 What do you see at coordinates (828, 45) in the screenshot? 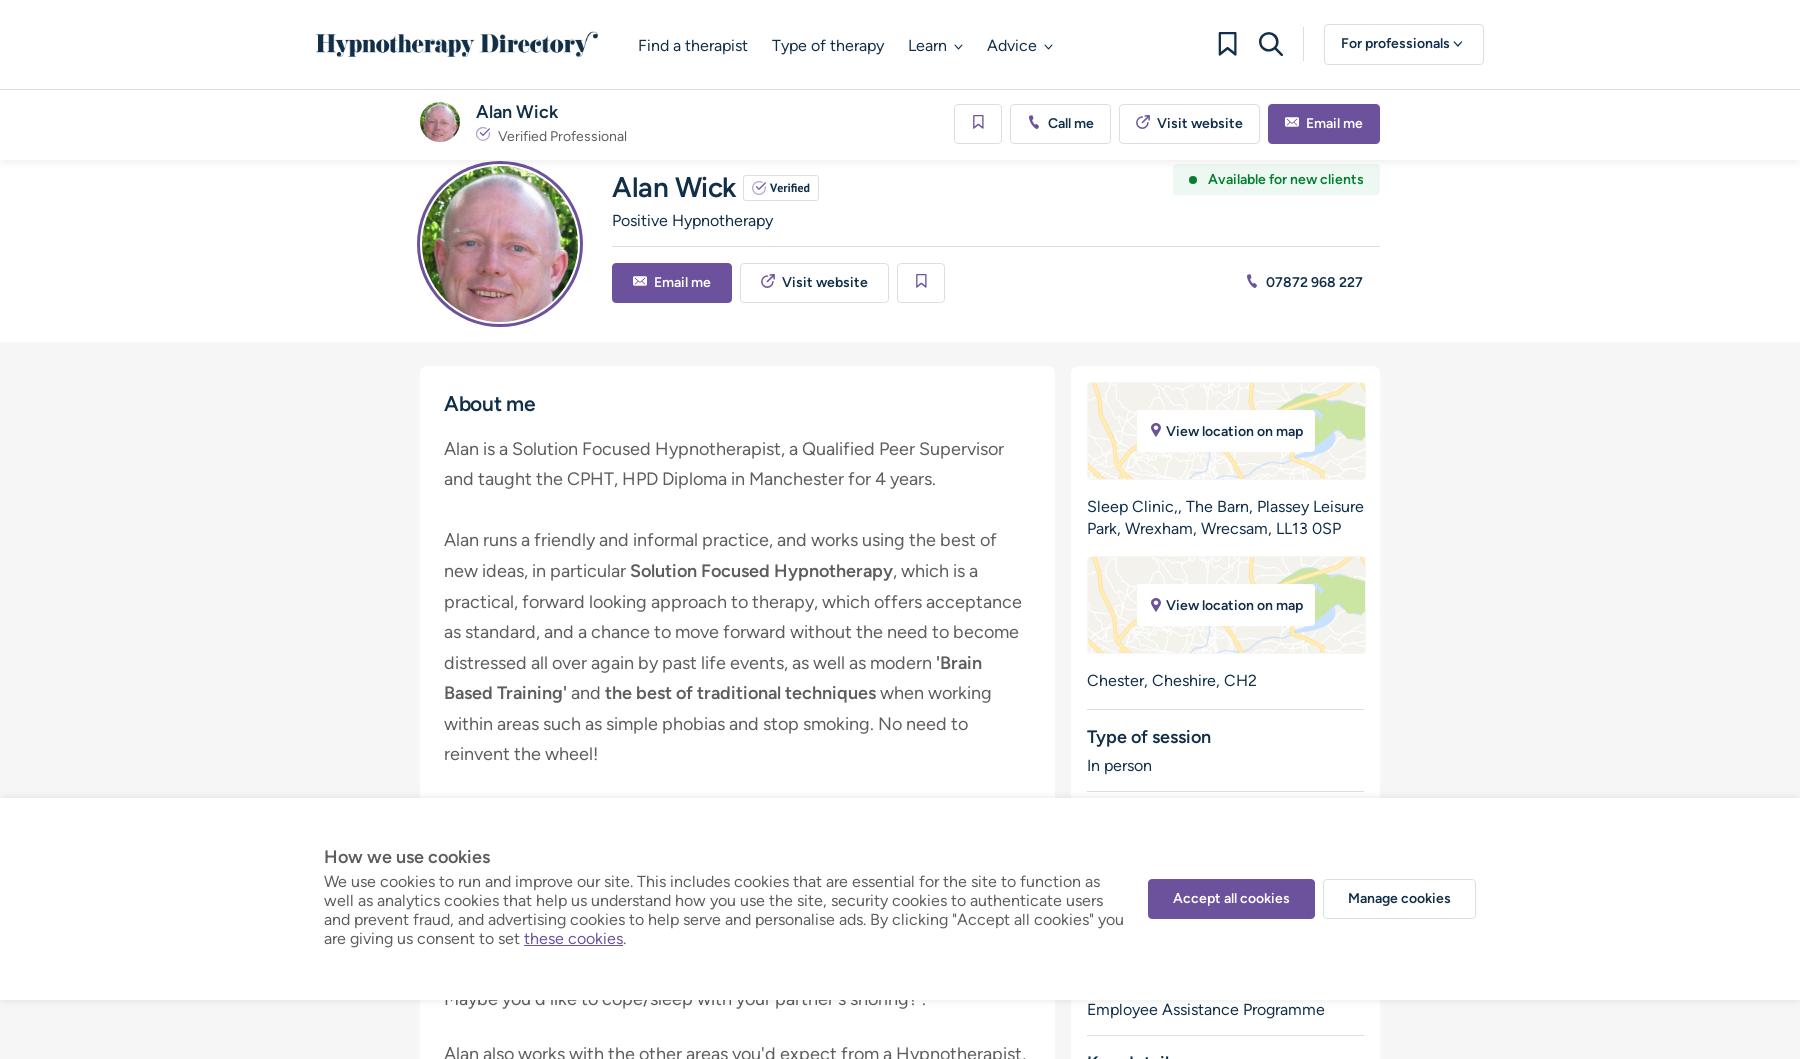
I see `'Type of therapy'` at bounding box center [828, 45].